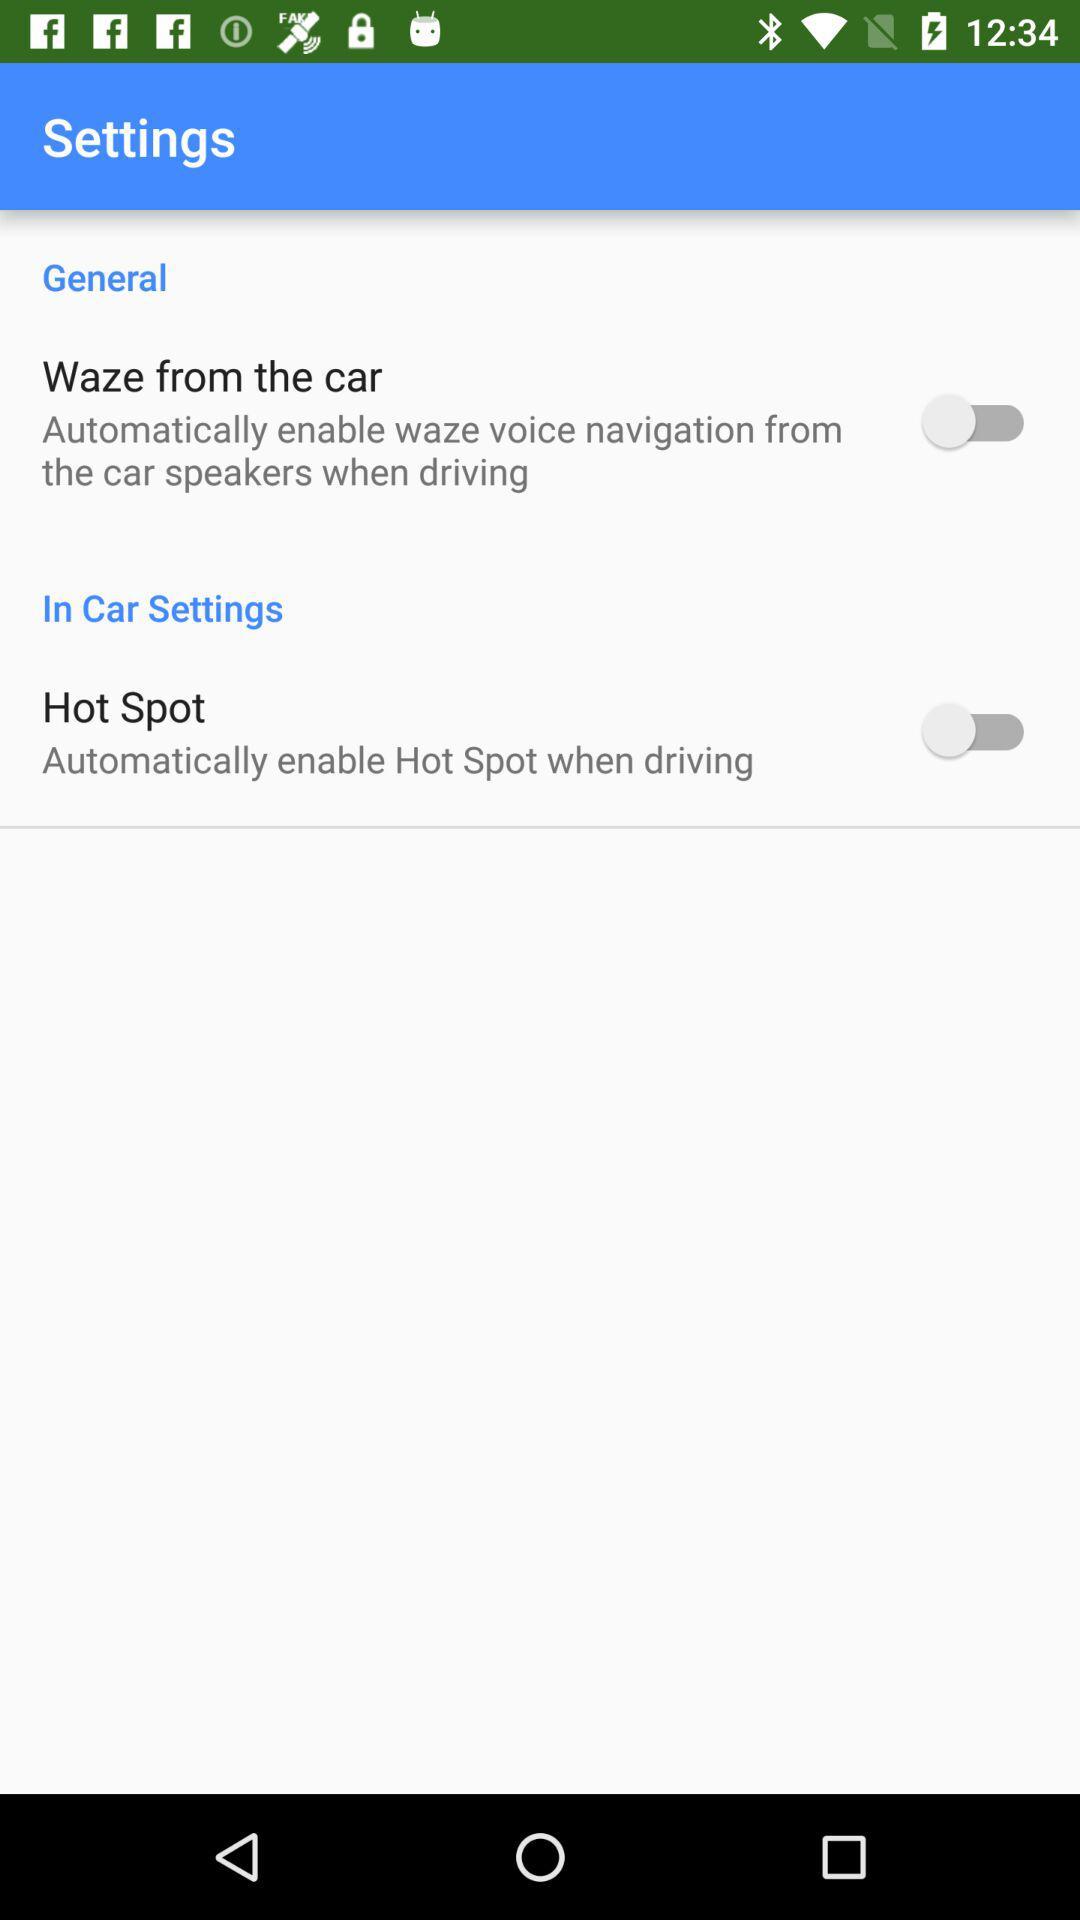 This screenshot has height=1920, width=1080. What do you see at coordinates (540, 254) in the screenshot?
I see `app below settings app` at bounding box center [540, 254].